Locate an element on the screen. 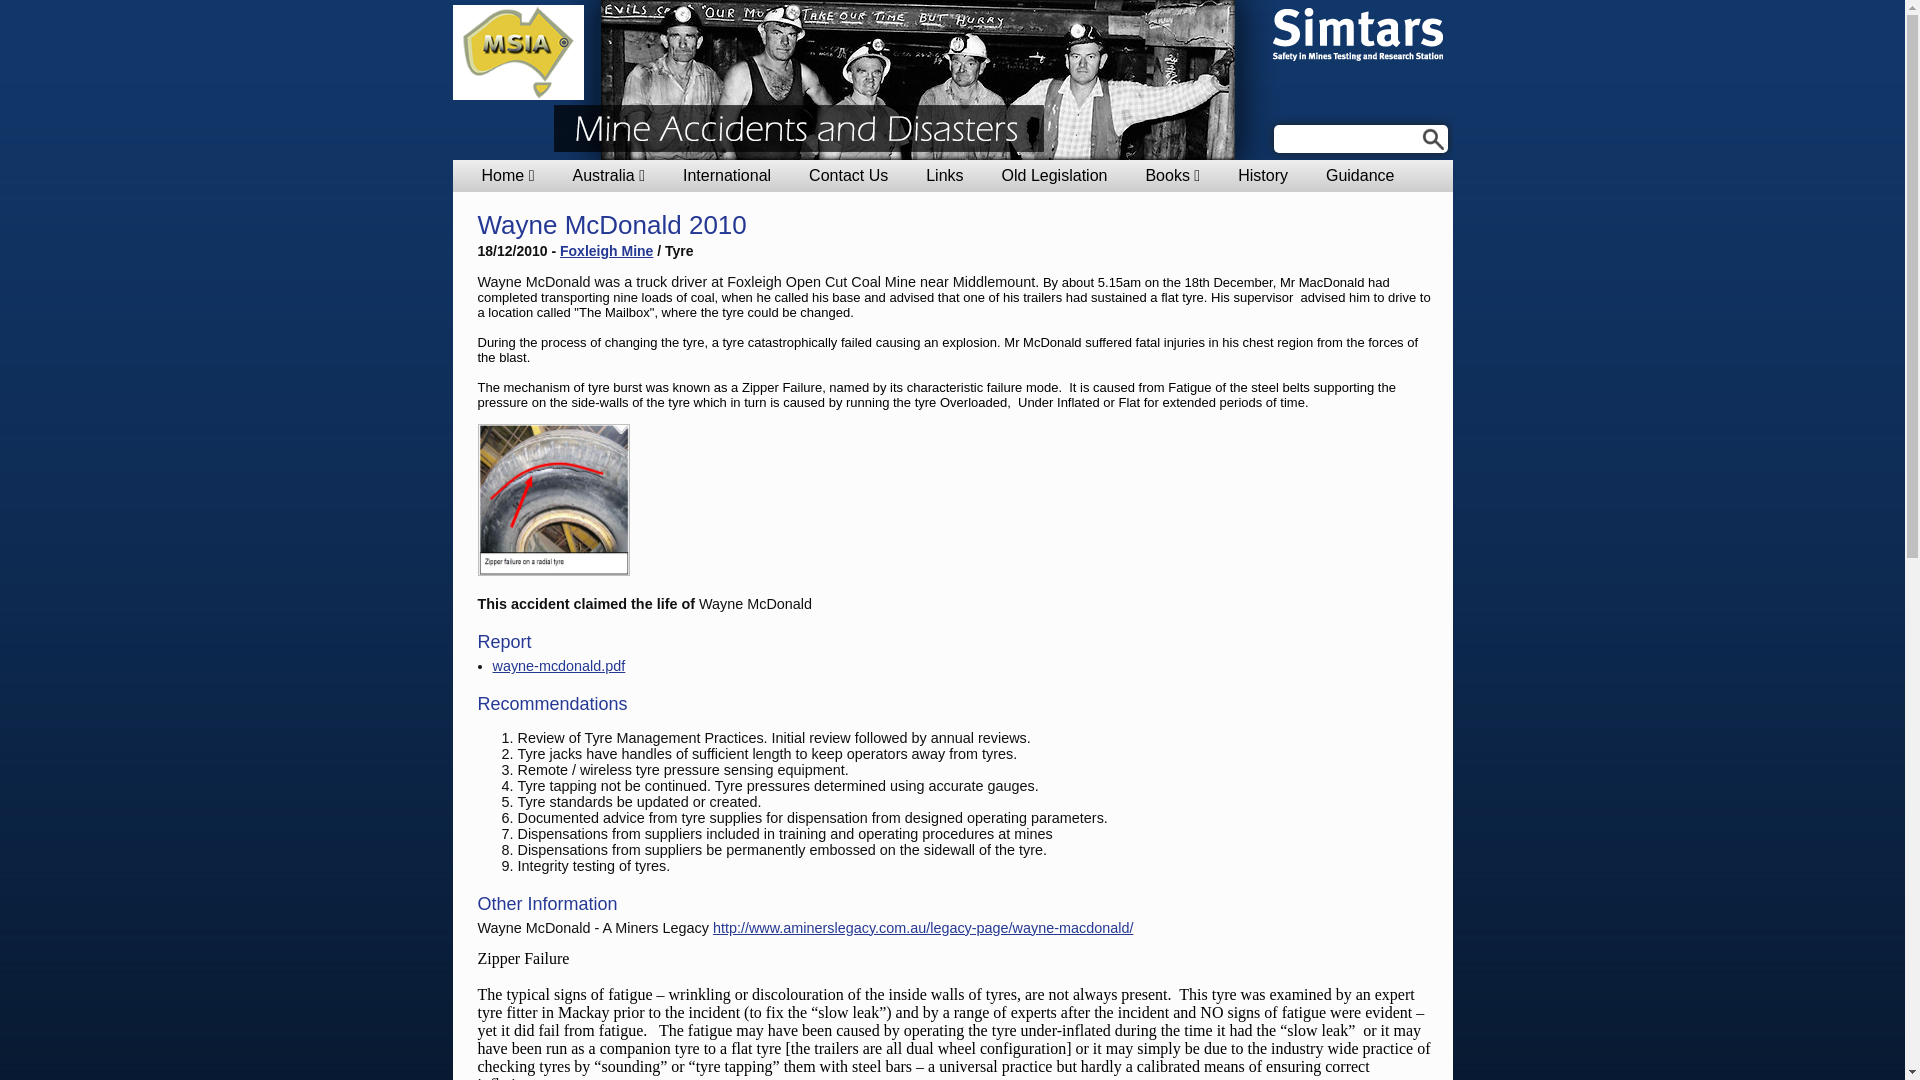 The image size is (1920, 1080). 'History' is located at coordinates (1237, 175).